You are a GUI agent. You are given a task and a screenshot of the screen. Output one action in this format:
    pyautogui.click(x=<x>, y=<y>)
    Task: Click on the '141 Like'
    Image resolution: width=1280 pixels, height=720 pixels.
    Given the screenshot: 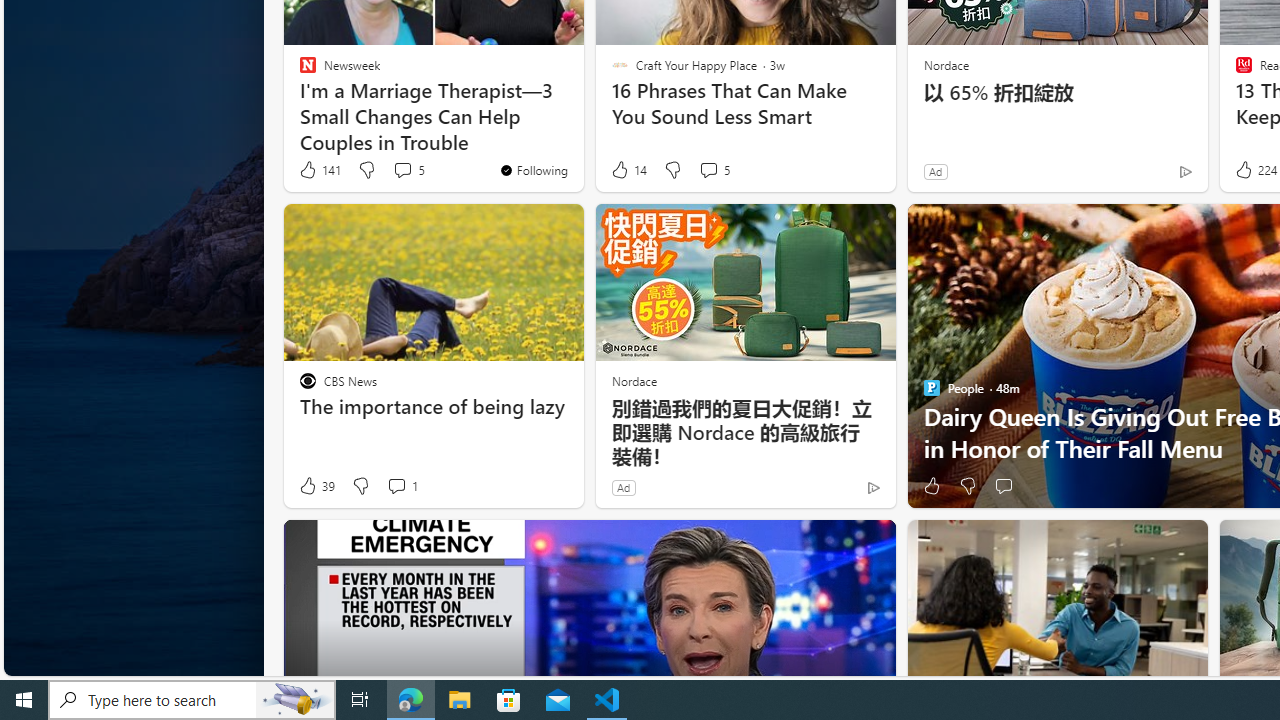 What is the action you would take?
    pyautogui.click(x=318, y=169)
    